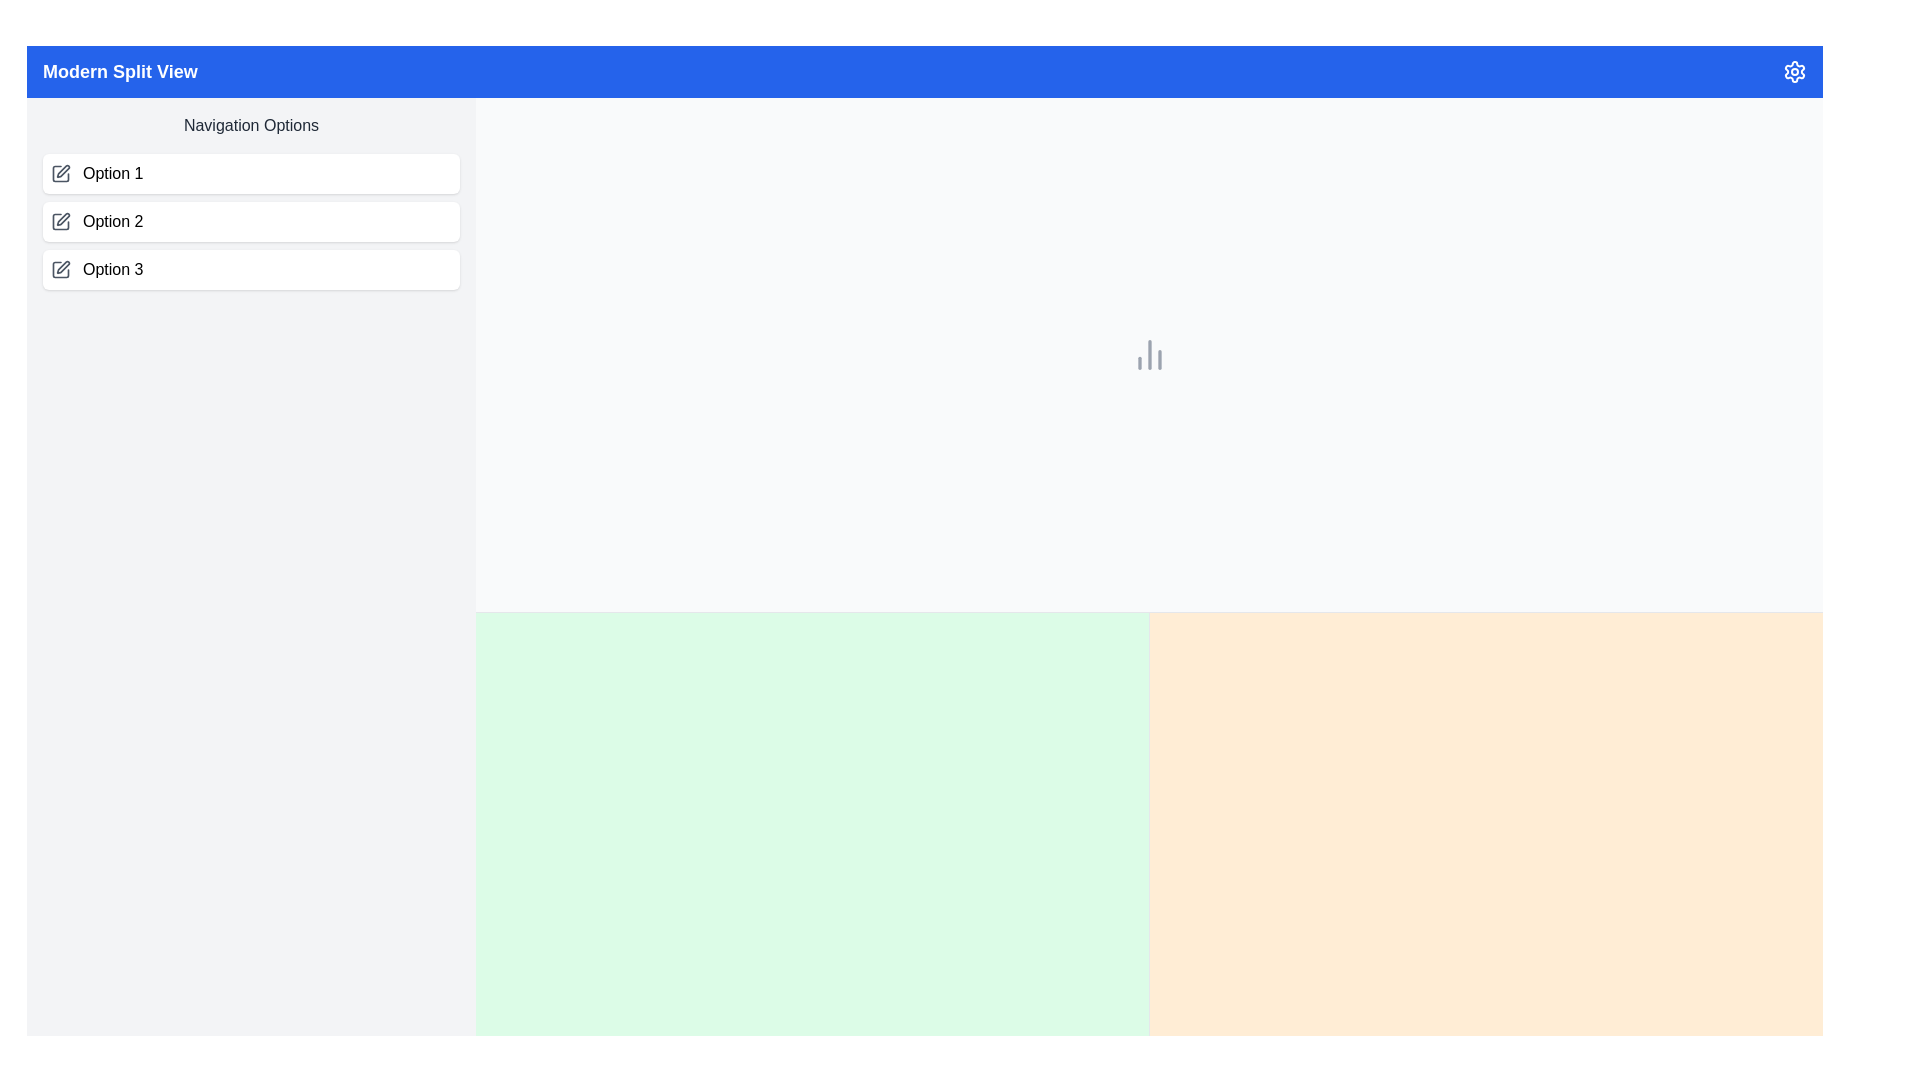  What do you see at coordinates (61, 270) in the screenshot?
I see `the leftmost icon in the third row of the sidebar menu under the label 'Navigation Options' to initiate an edit action for 'Option 3'` at bounding box center [61, 270].